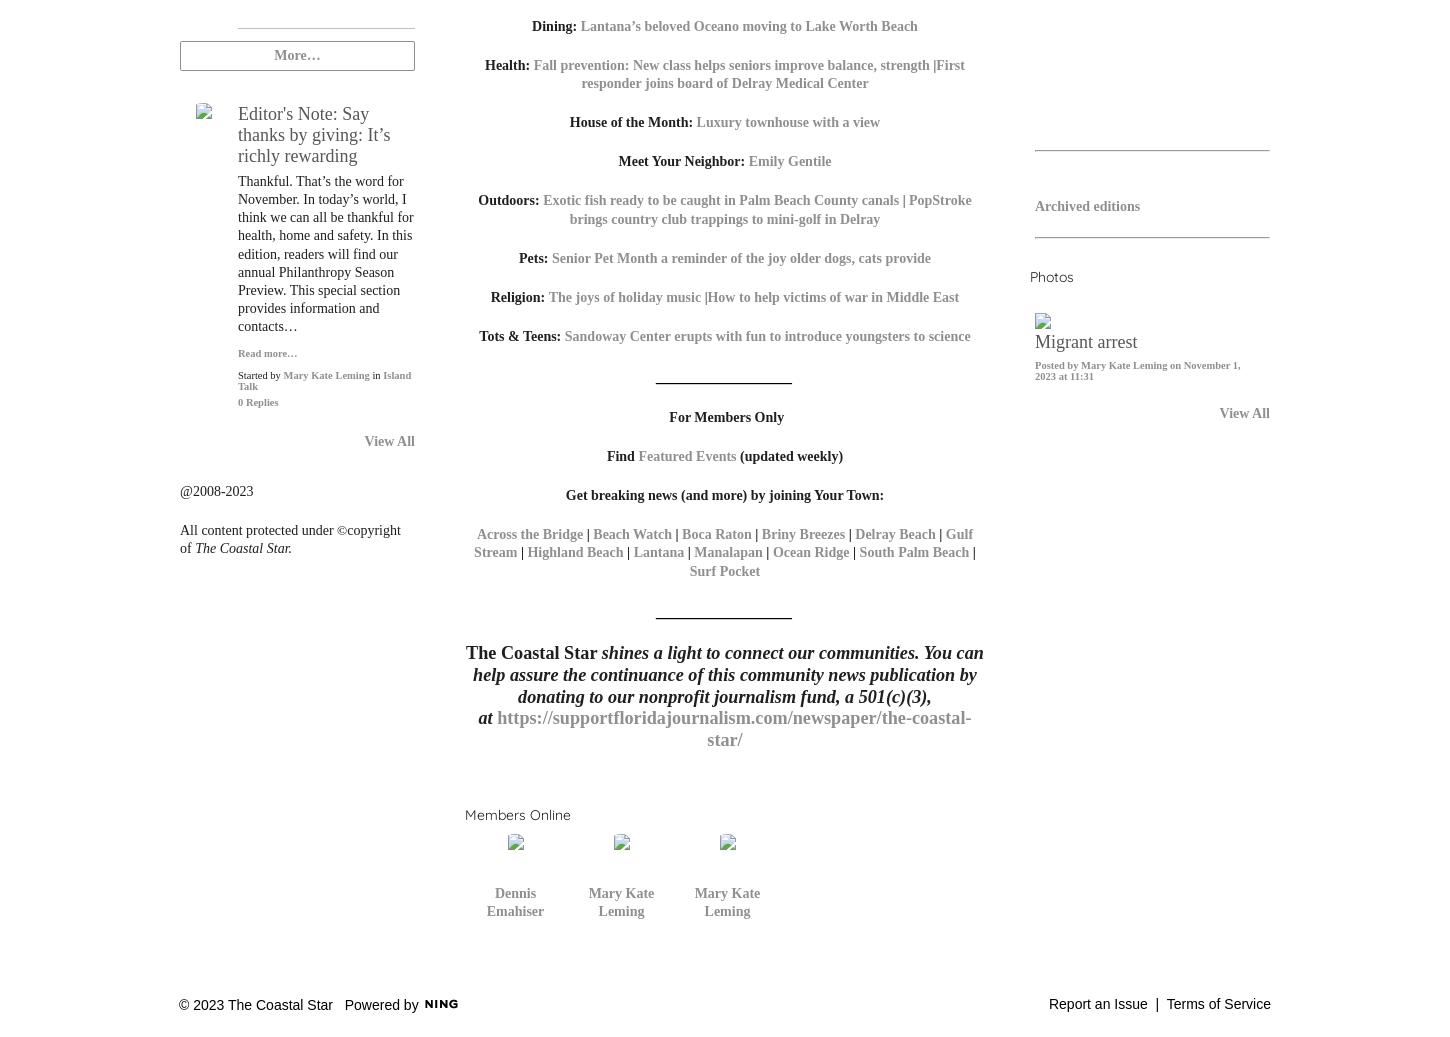 The height and width of the screenshot is (1037, 1450). What do you see at coordinates (1218, 1004) in the screenshot?
I see `'Terms of Service'` at bounding box center [1218, 1004].